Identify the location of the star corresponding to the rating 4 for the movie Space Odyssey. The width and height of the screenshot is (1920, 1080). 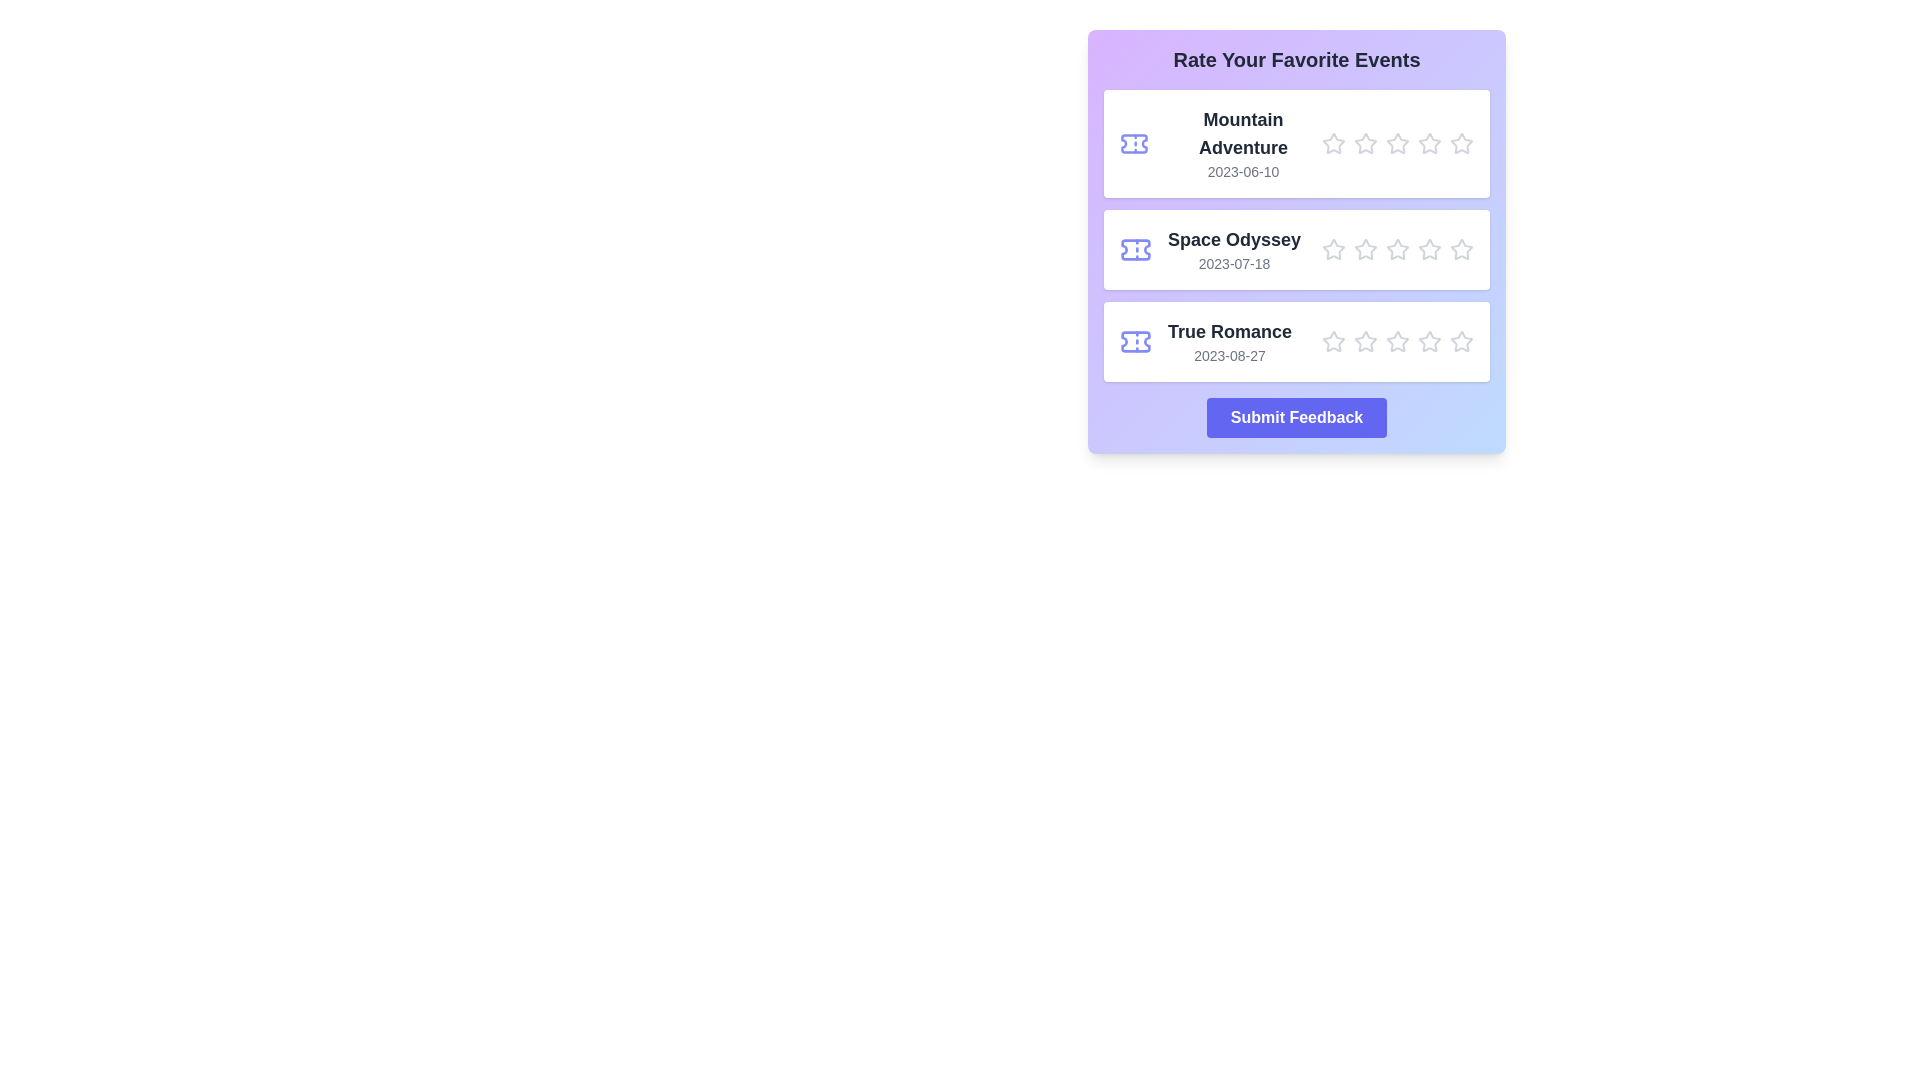
(1429, 249).